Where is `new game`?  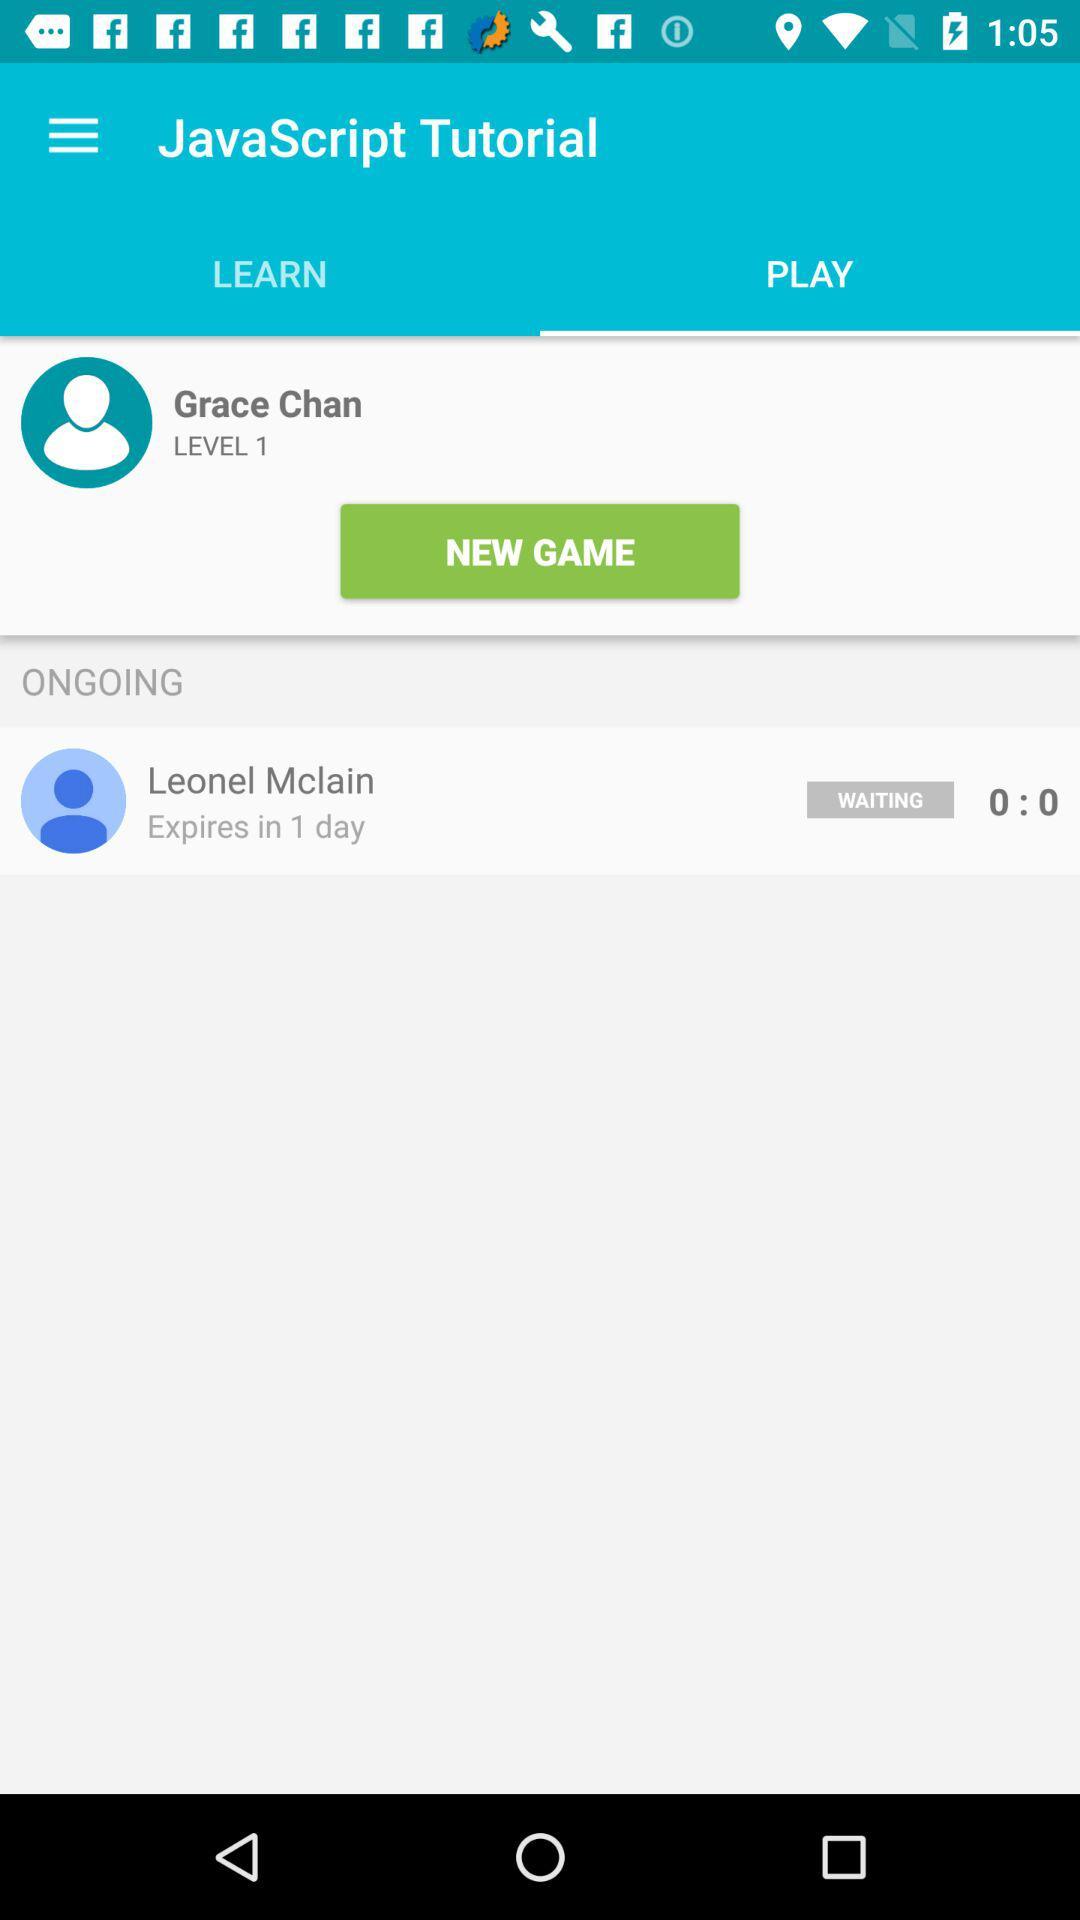 new game is located at coordinates (540, 551).